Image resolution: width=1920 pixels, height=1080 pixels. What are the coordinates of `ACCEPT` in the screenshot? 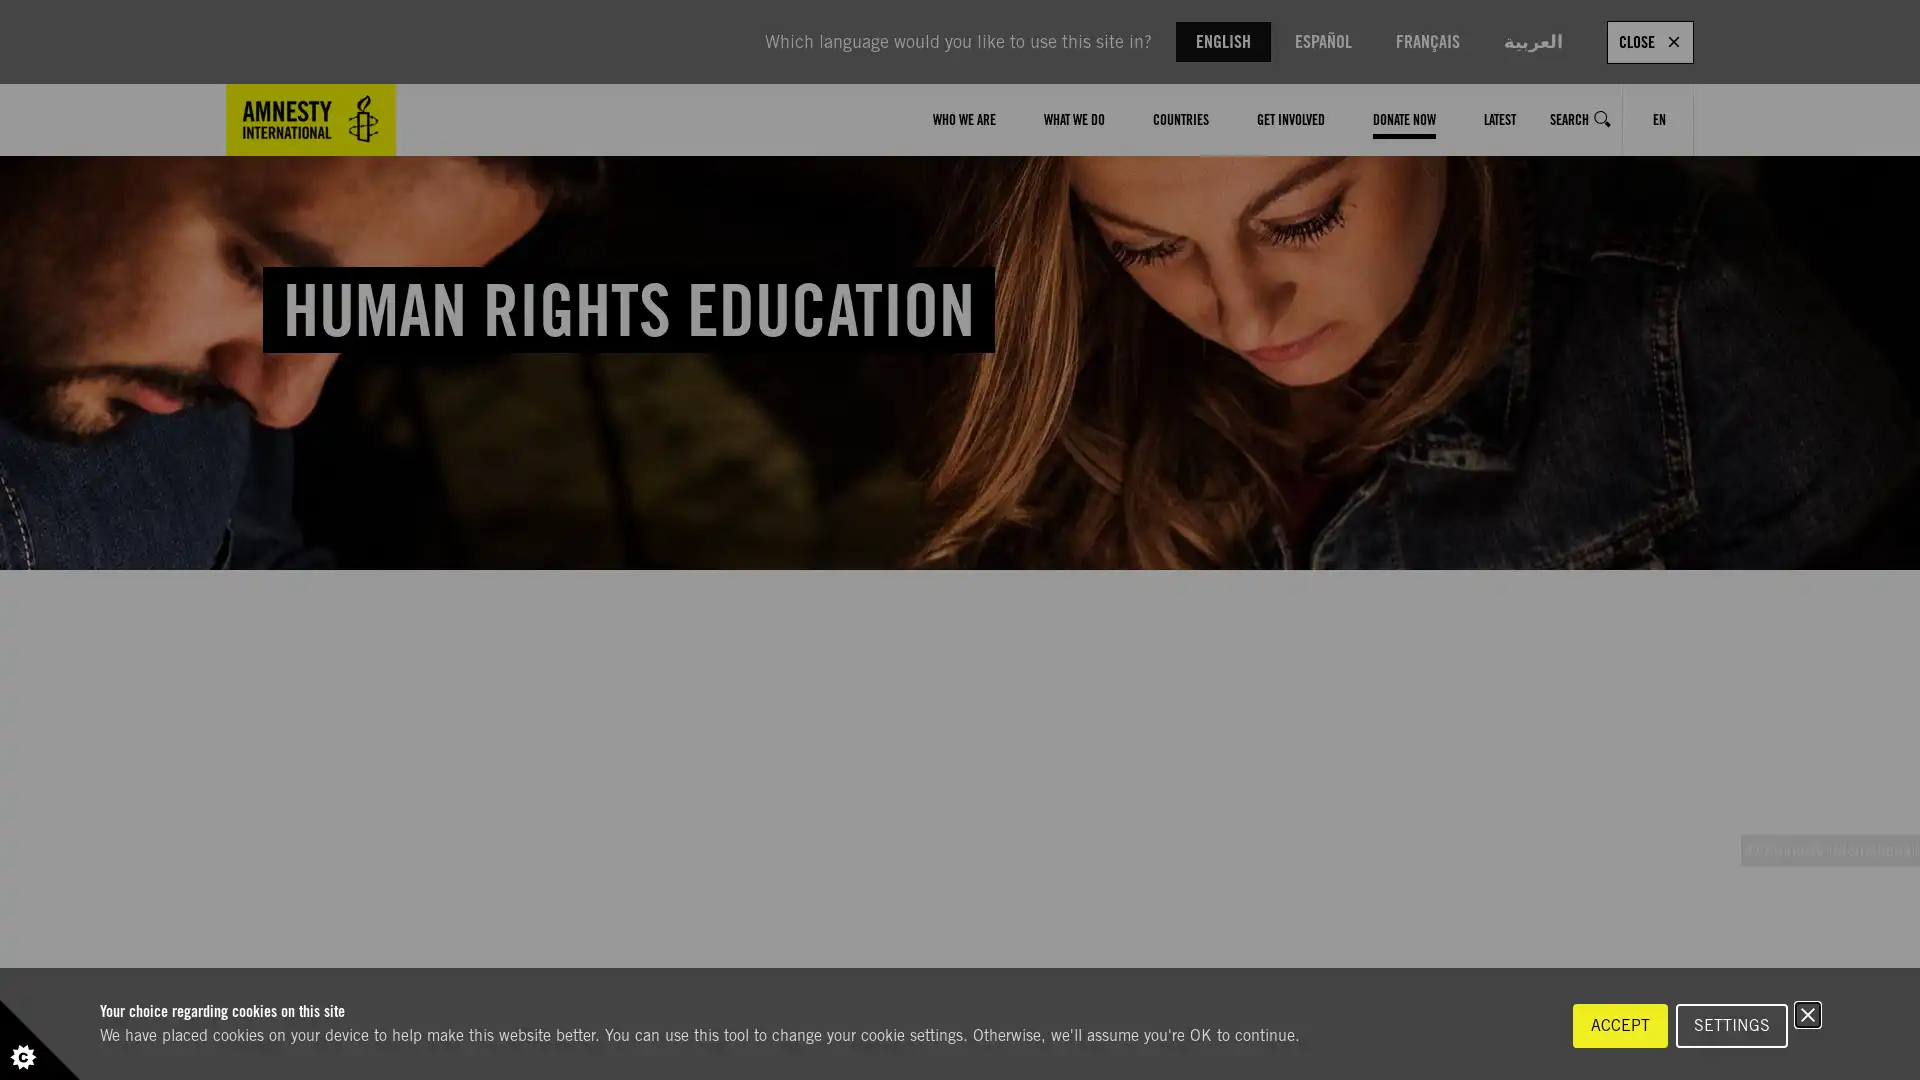 It's located at (1620, 1026).